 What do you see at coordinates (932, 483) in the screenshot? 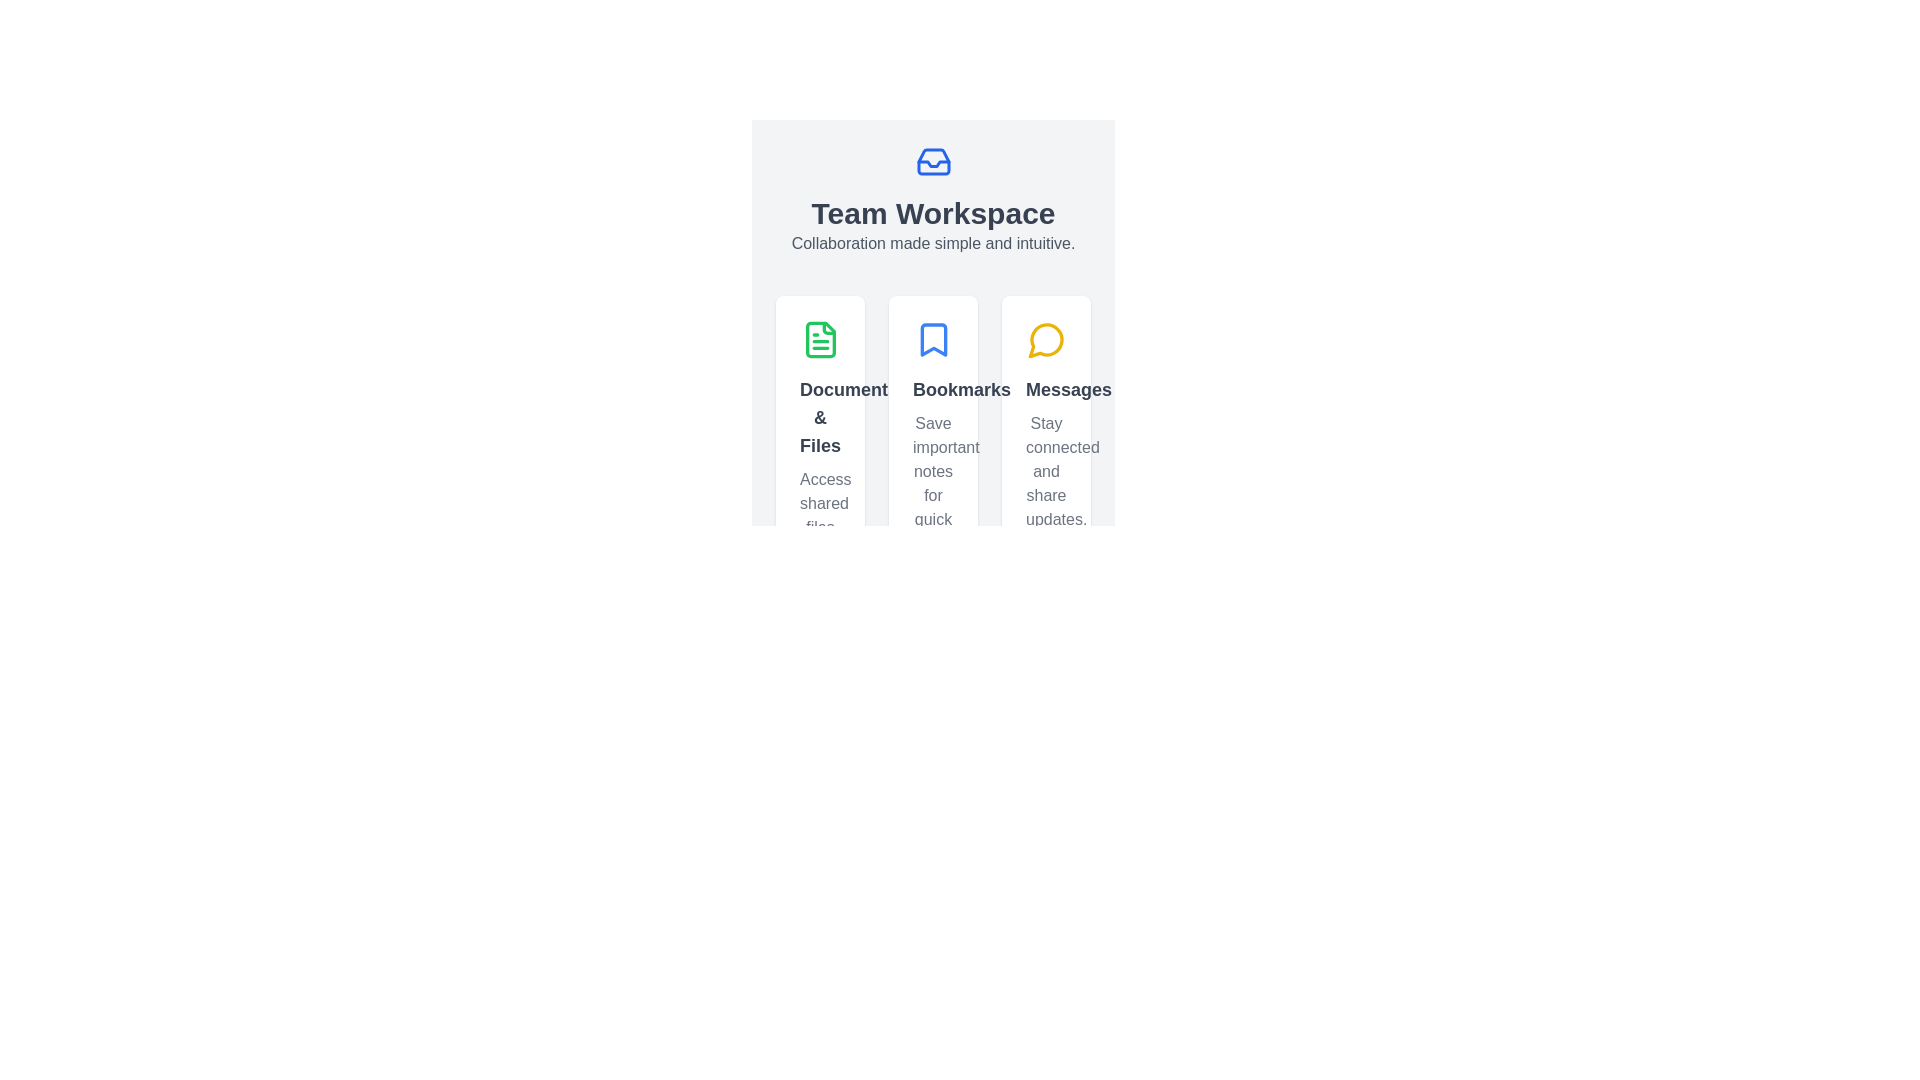
I see `the static text label that says 'Save important notes for quick access.' located beneath the 'Bookmarks' title in the 'Bookmarks' panel` at bounding box center [932, 483].